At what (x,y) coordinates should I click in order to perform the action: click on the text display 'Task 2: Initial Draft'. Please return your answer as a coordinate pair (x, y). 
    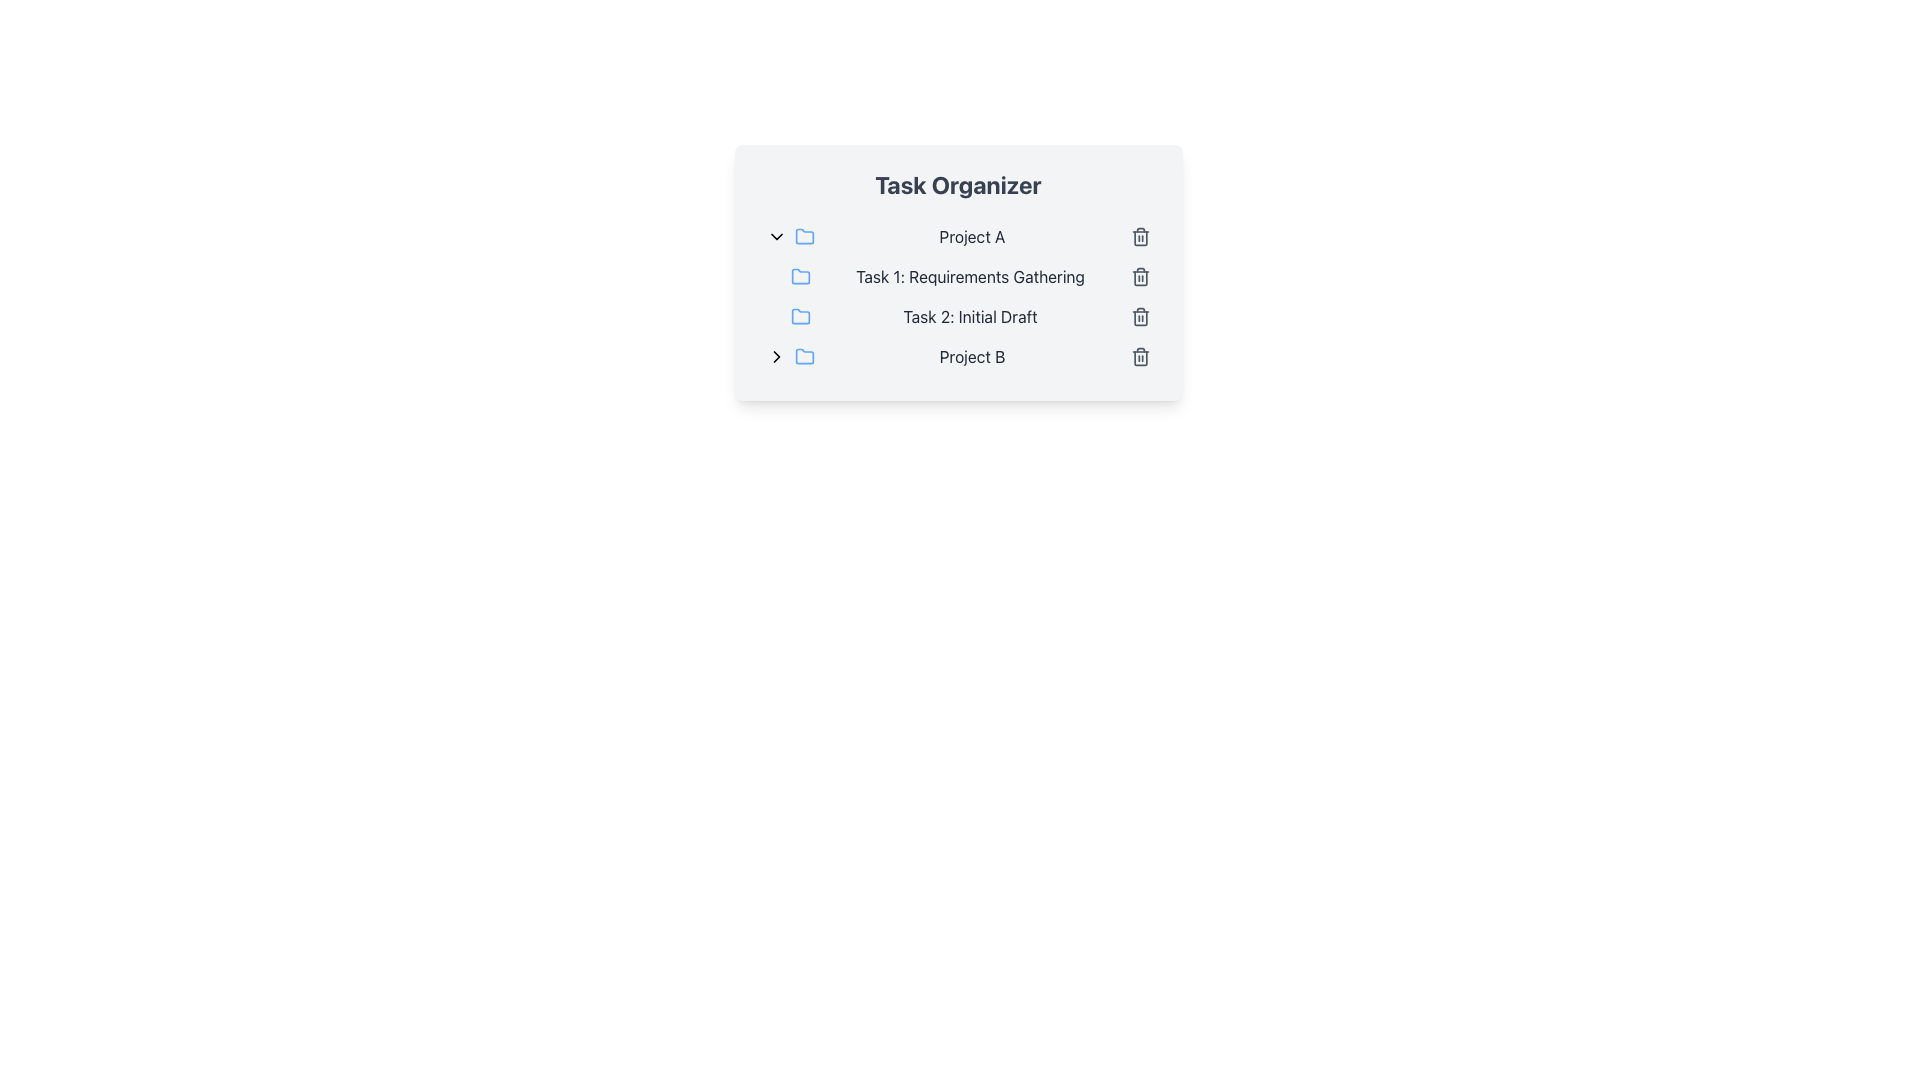
    Looking at the image, I should click on (970, 315).